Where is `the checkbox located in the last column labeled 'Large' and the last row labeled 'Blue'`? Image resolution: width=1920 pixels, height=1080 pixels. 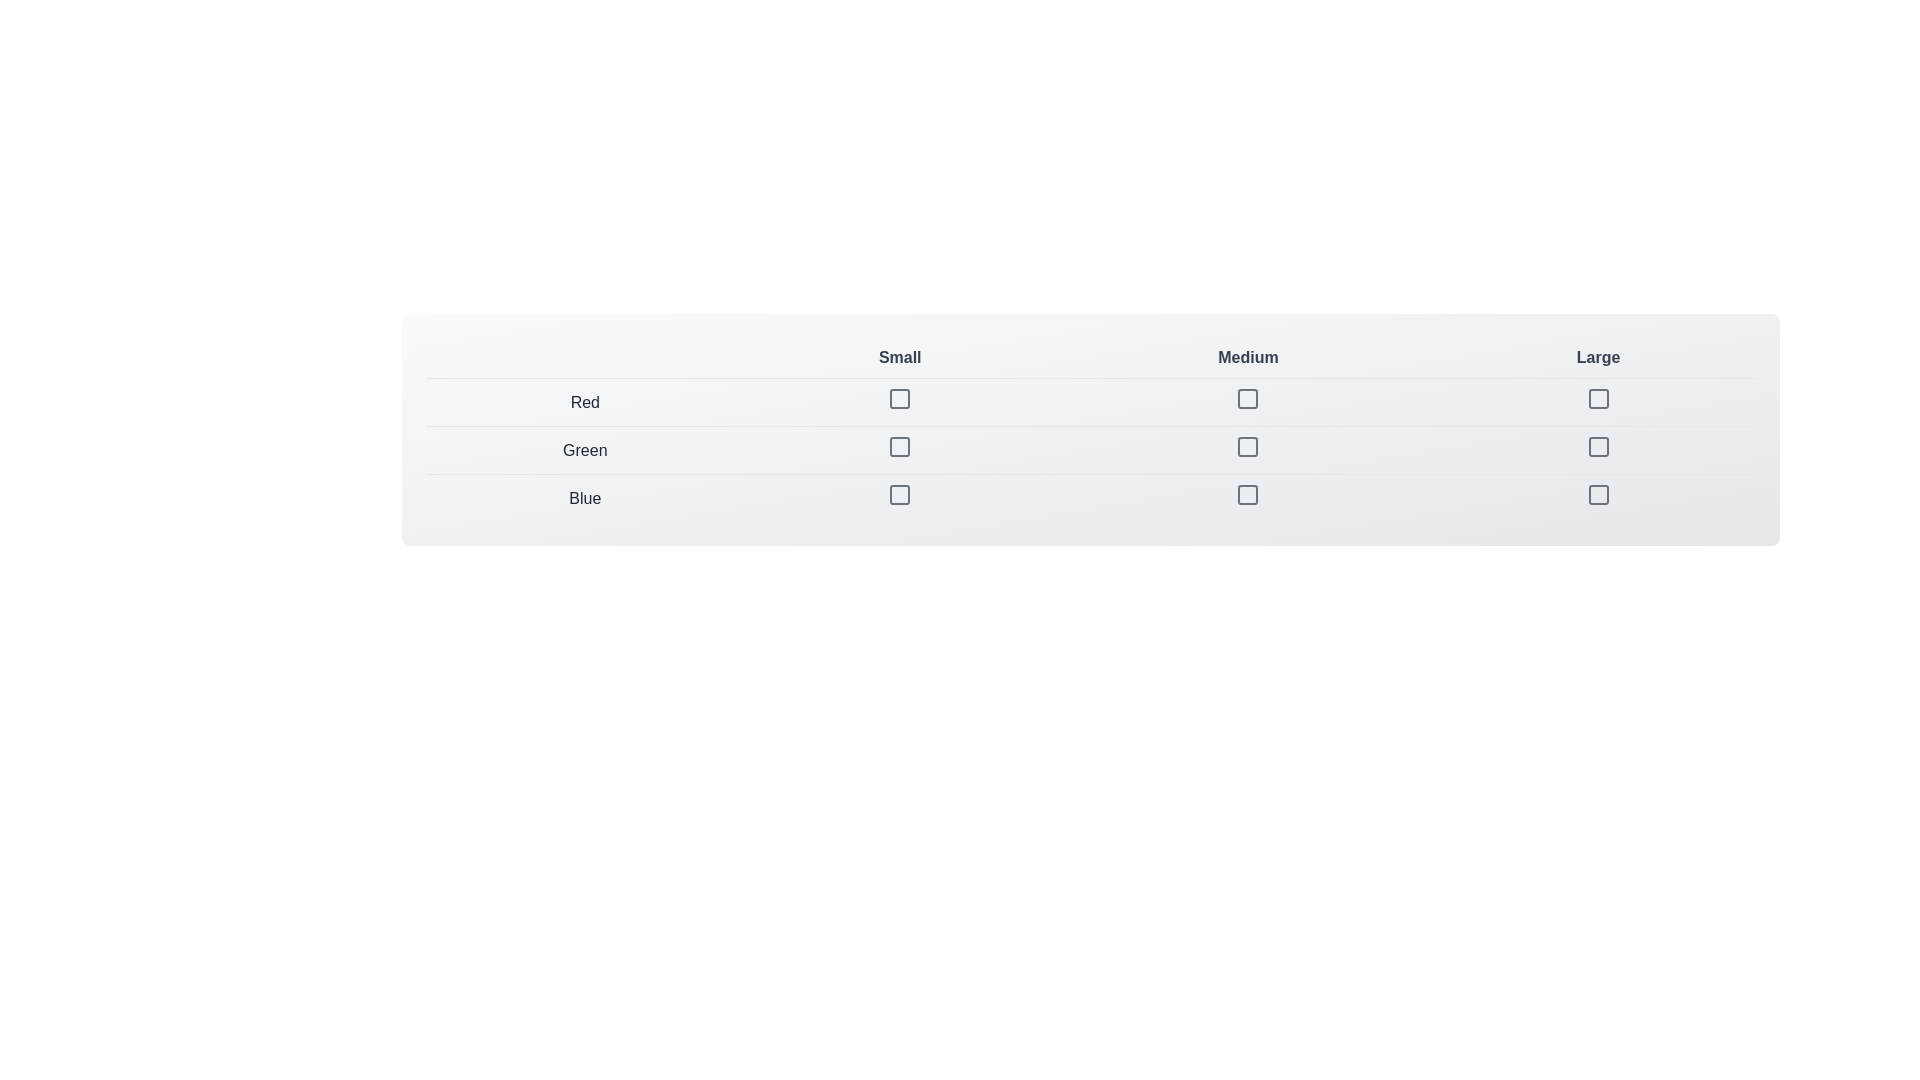
the checkbox located in the last column labeled 'Large' and the last row labeled 'Blue' is located at coordinates (1597, 497).